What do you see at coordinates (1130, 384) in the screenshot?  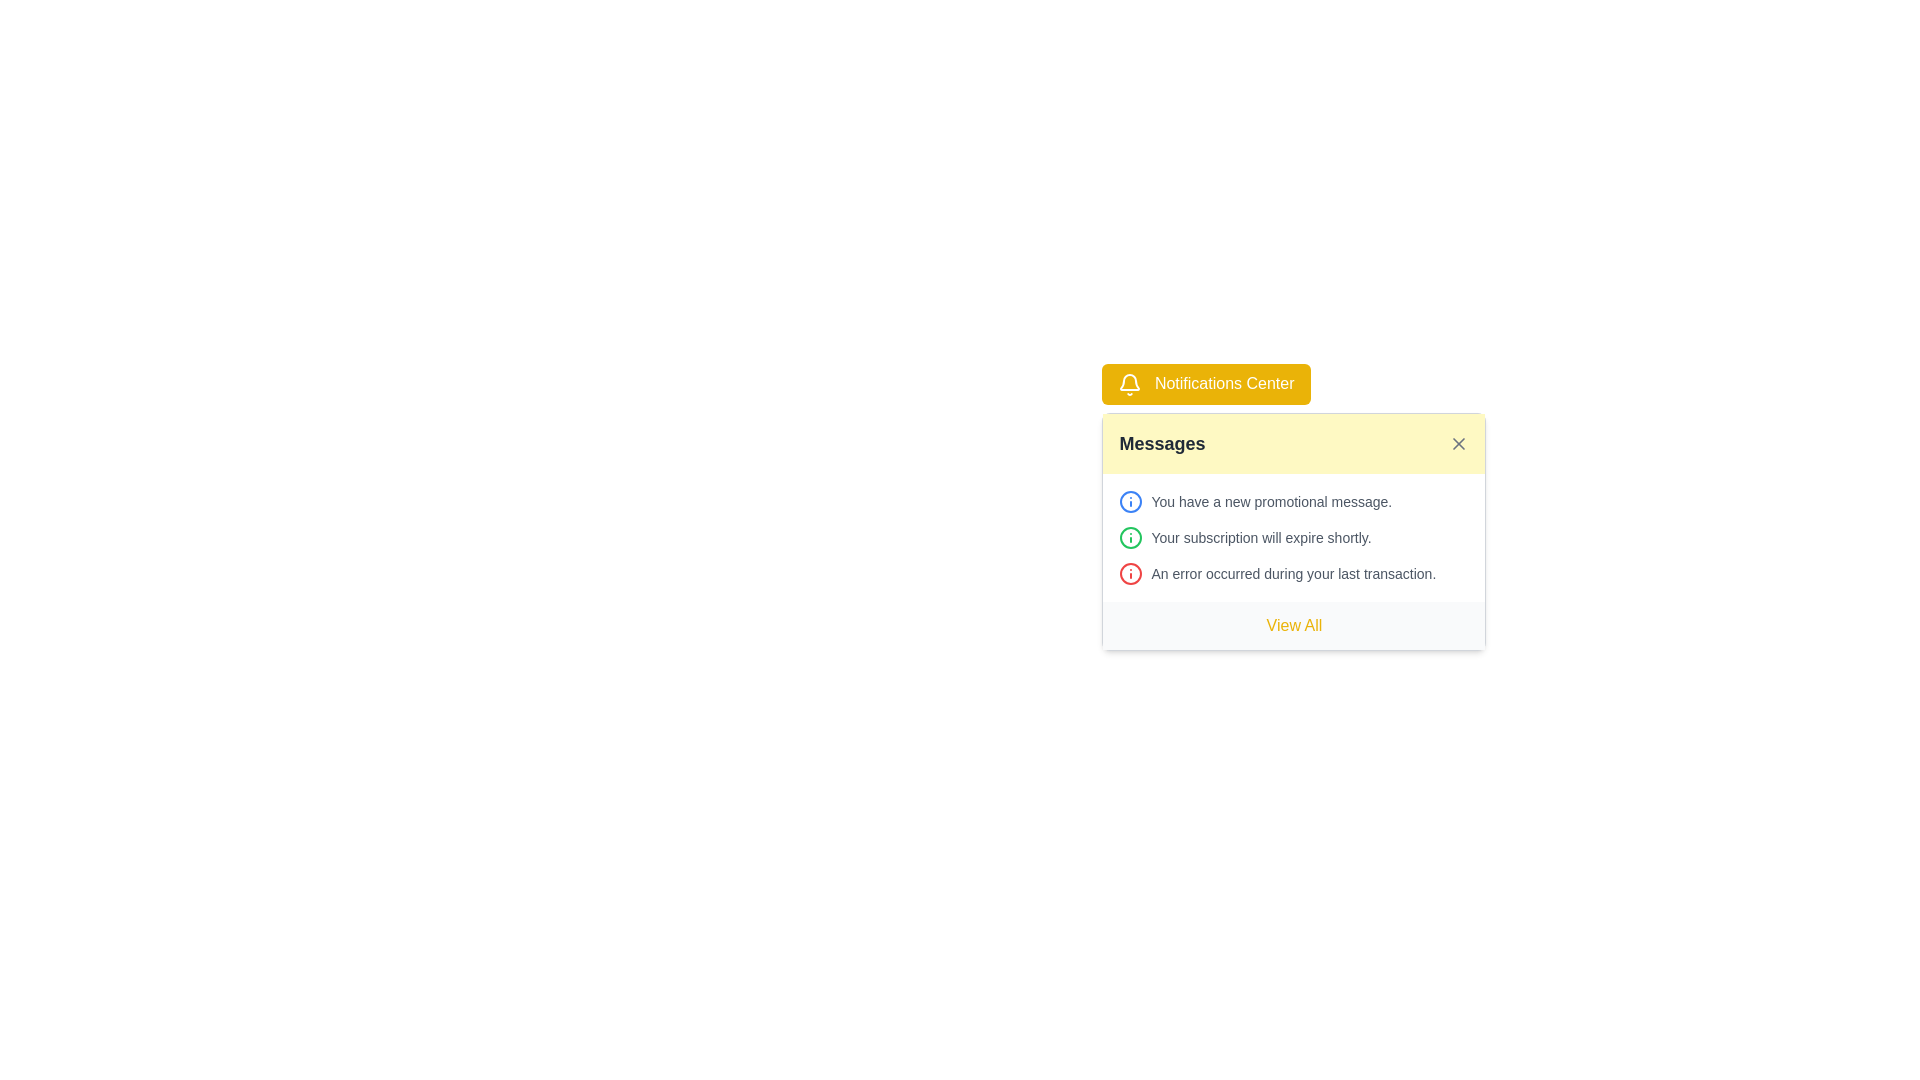 I see `the notifications icon located to the left of the 'Notifications Center' text within the yellow button, which indicates alerts and notifications` at bounding box center [1130, 384].